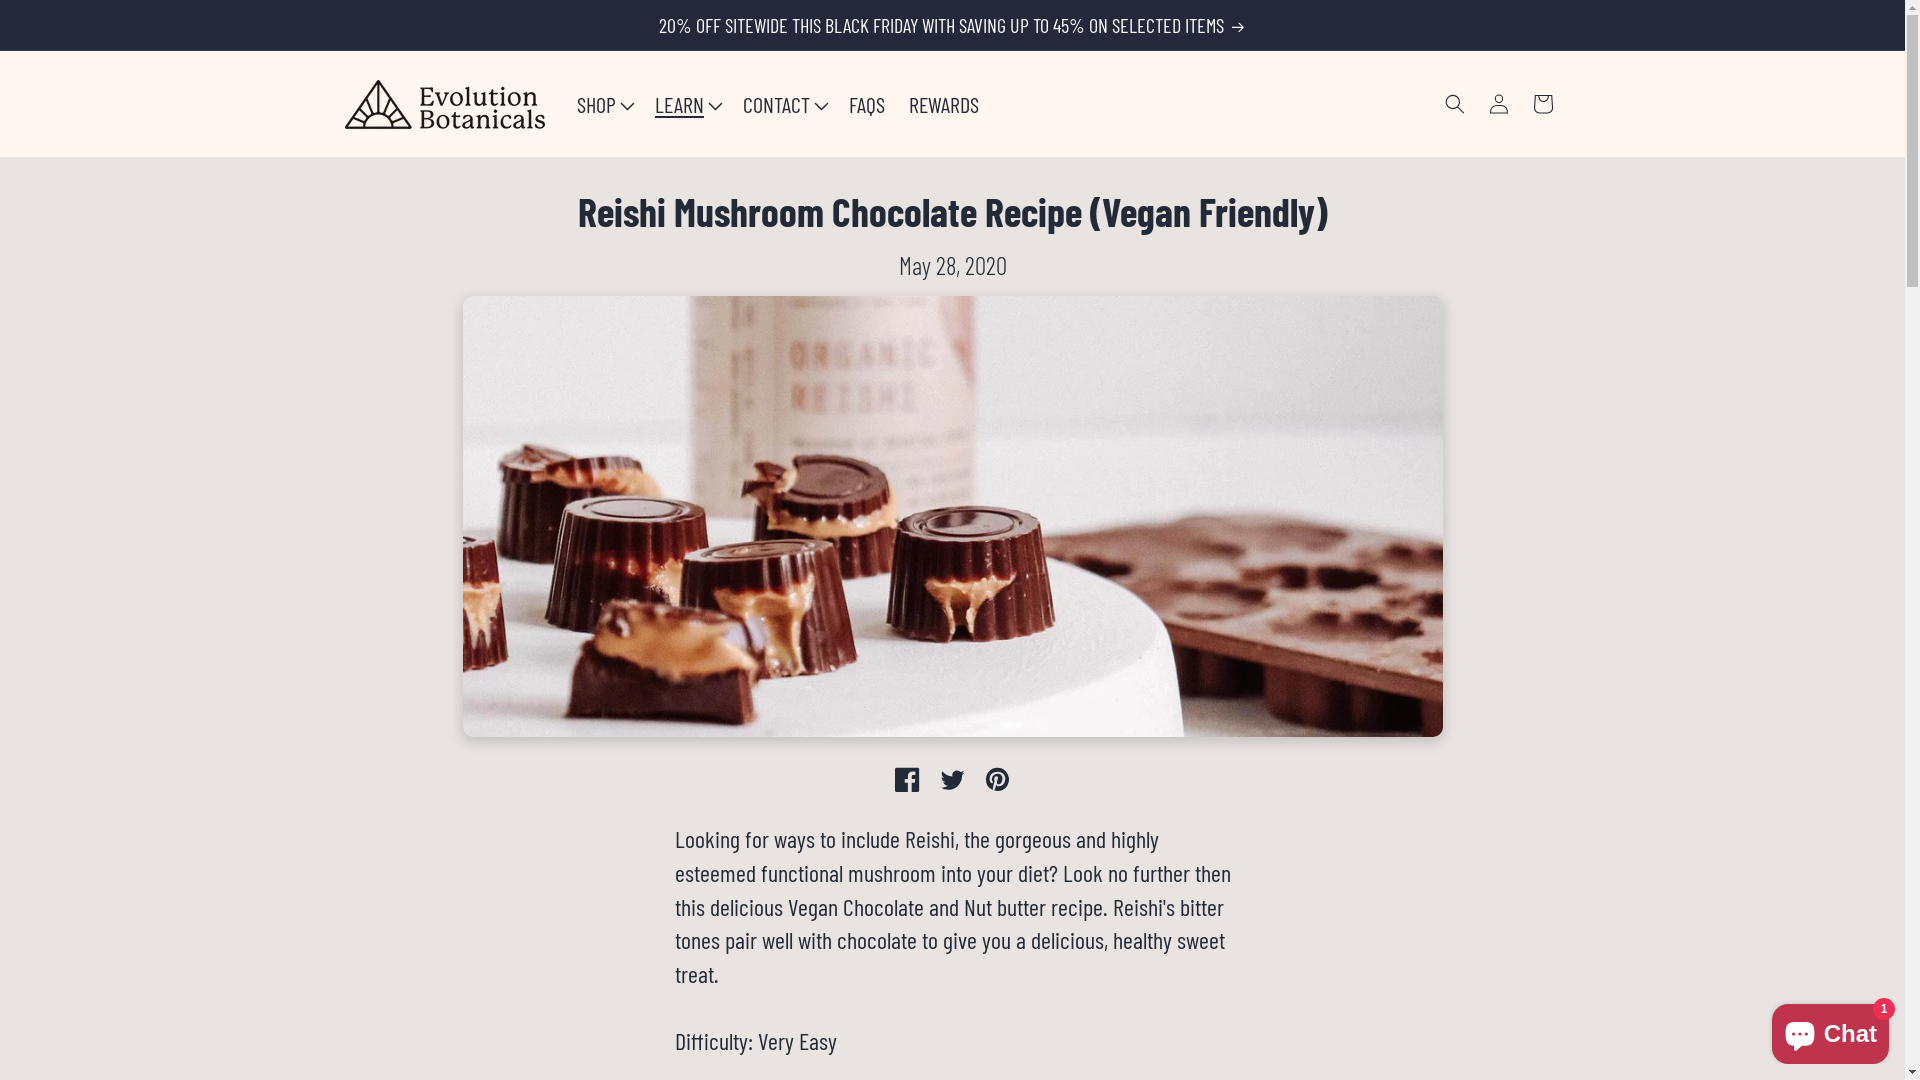  Describe the element at coordinates (1830, 1029) in the screenshot. I see `'Shopify online store chat'` at that location.